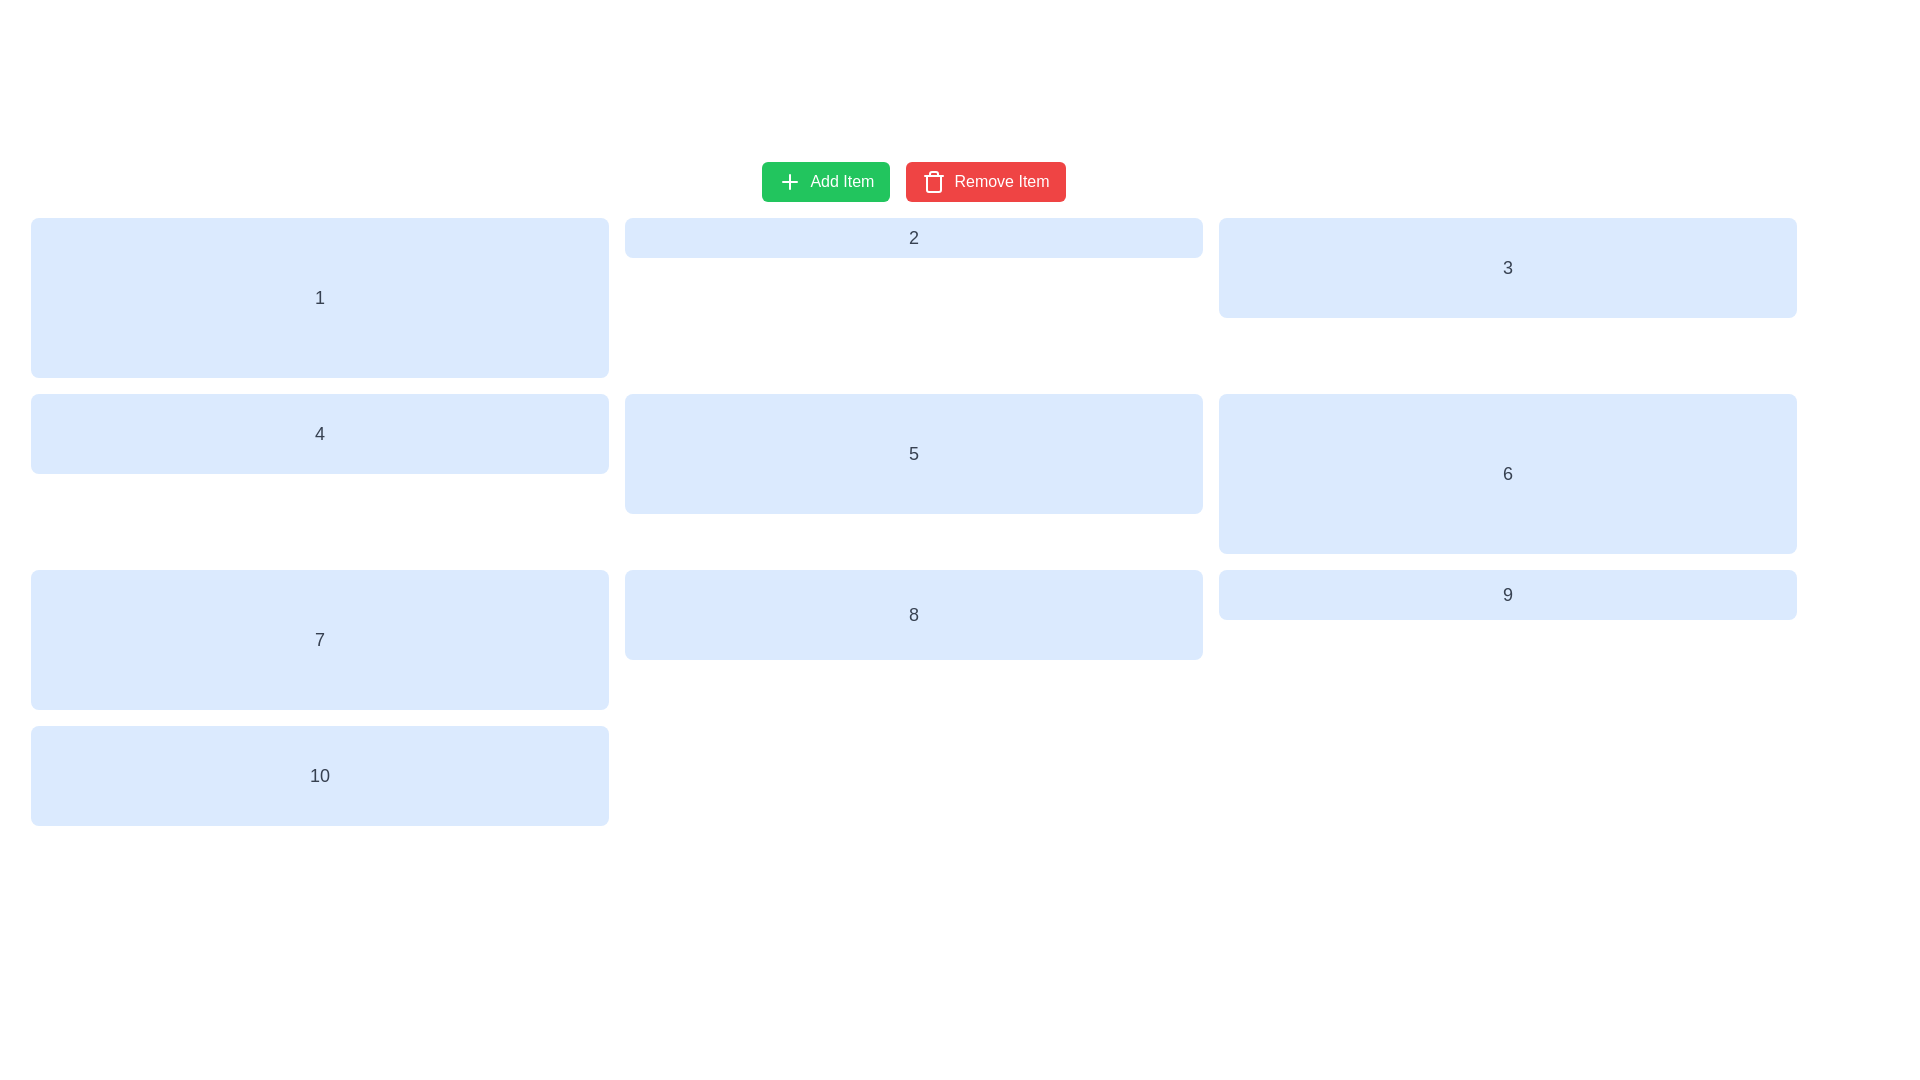 The image size is (1920, 1080). What do you see at coordinates (1507, 593) in the screenshot?
I see `the text label displaying the character '9', which is styled with a larger text size and bold font weight, located in the blue rectangular section with rounded edges and light grey background` at bounding box center [1507, 593].